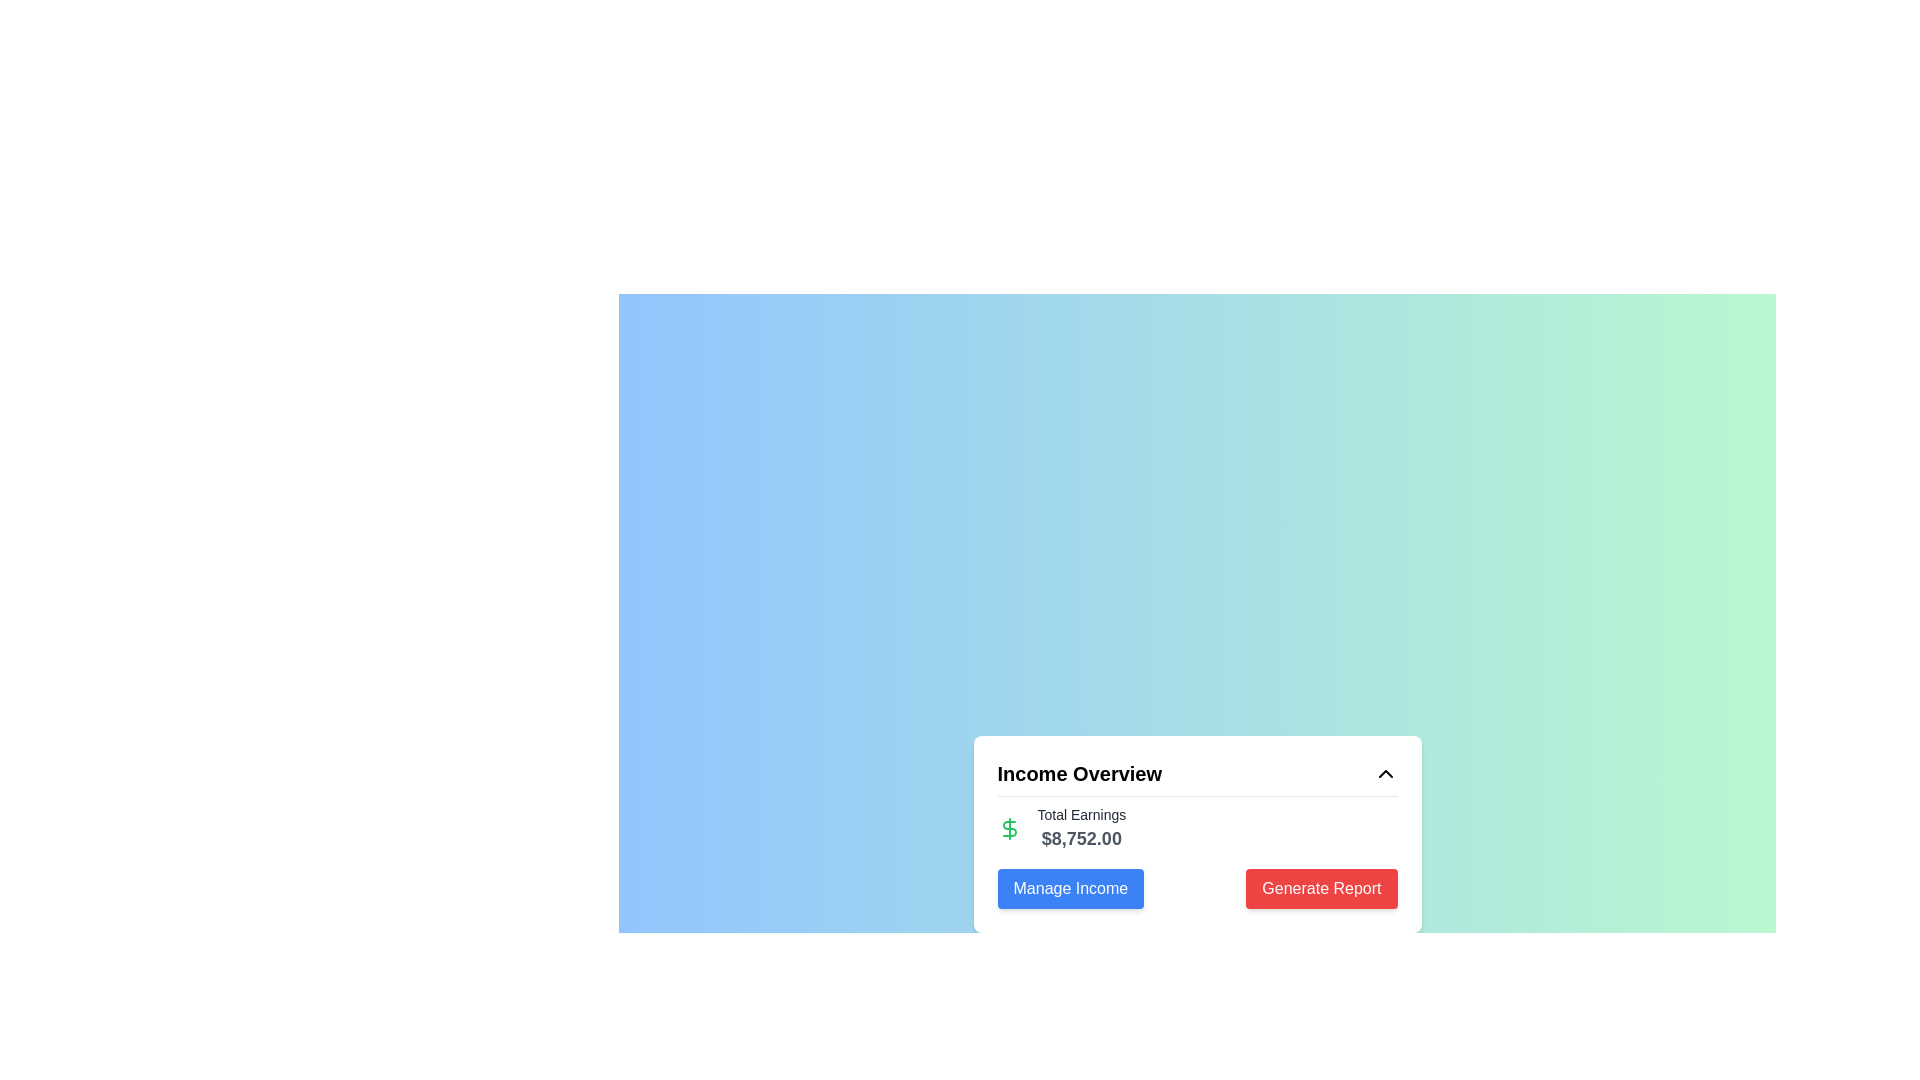 The image size is (1920, 1080). I want to click on the left button in the horizontal pair under the 'Income Overview' section, so click(1069, 886).